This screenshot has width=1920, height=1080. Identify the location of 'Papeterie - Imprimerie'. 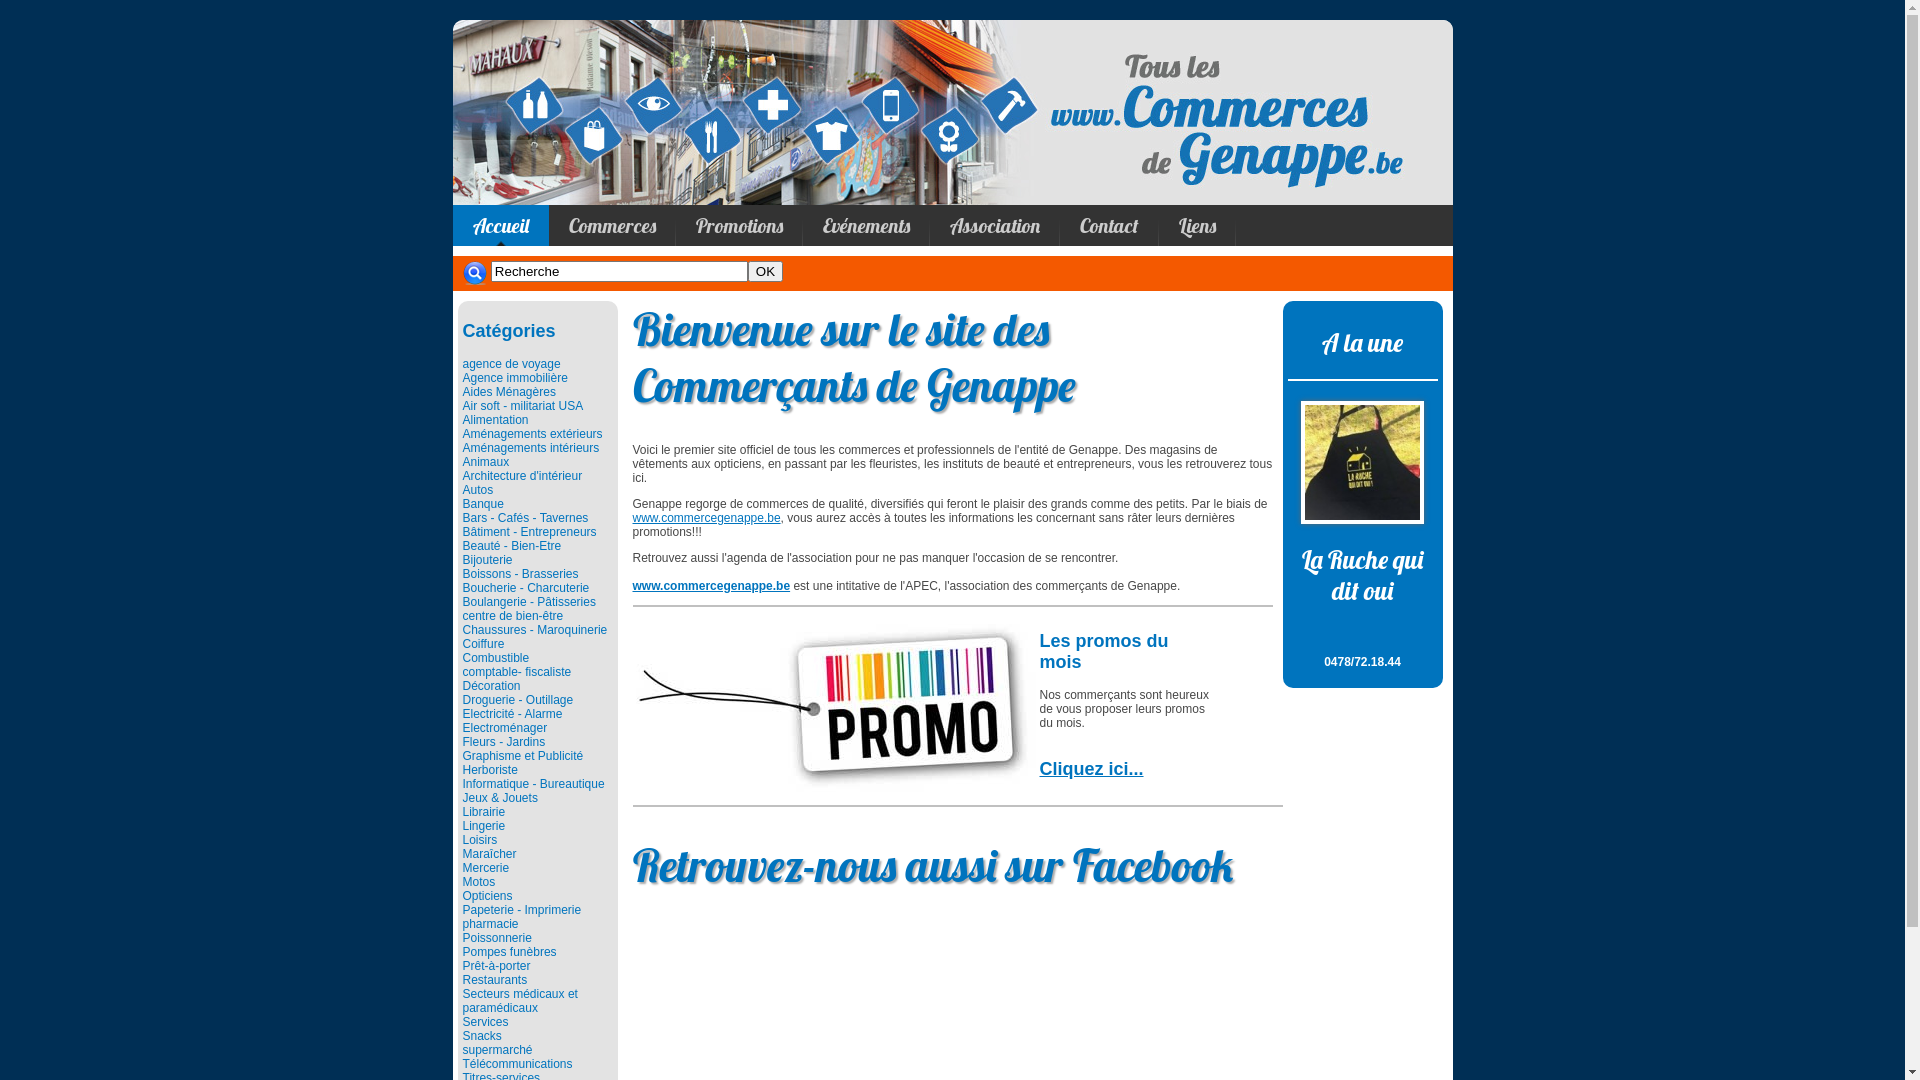
(521, 910).